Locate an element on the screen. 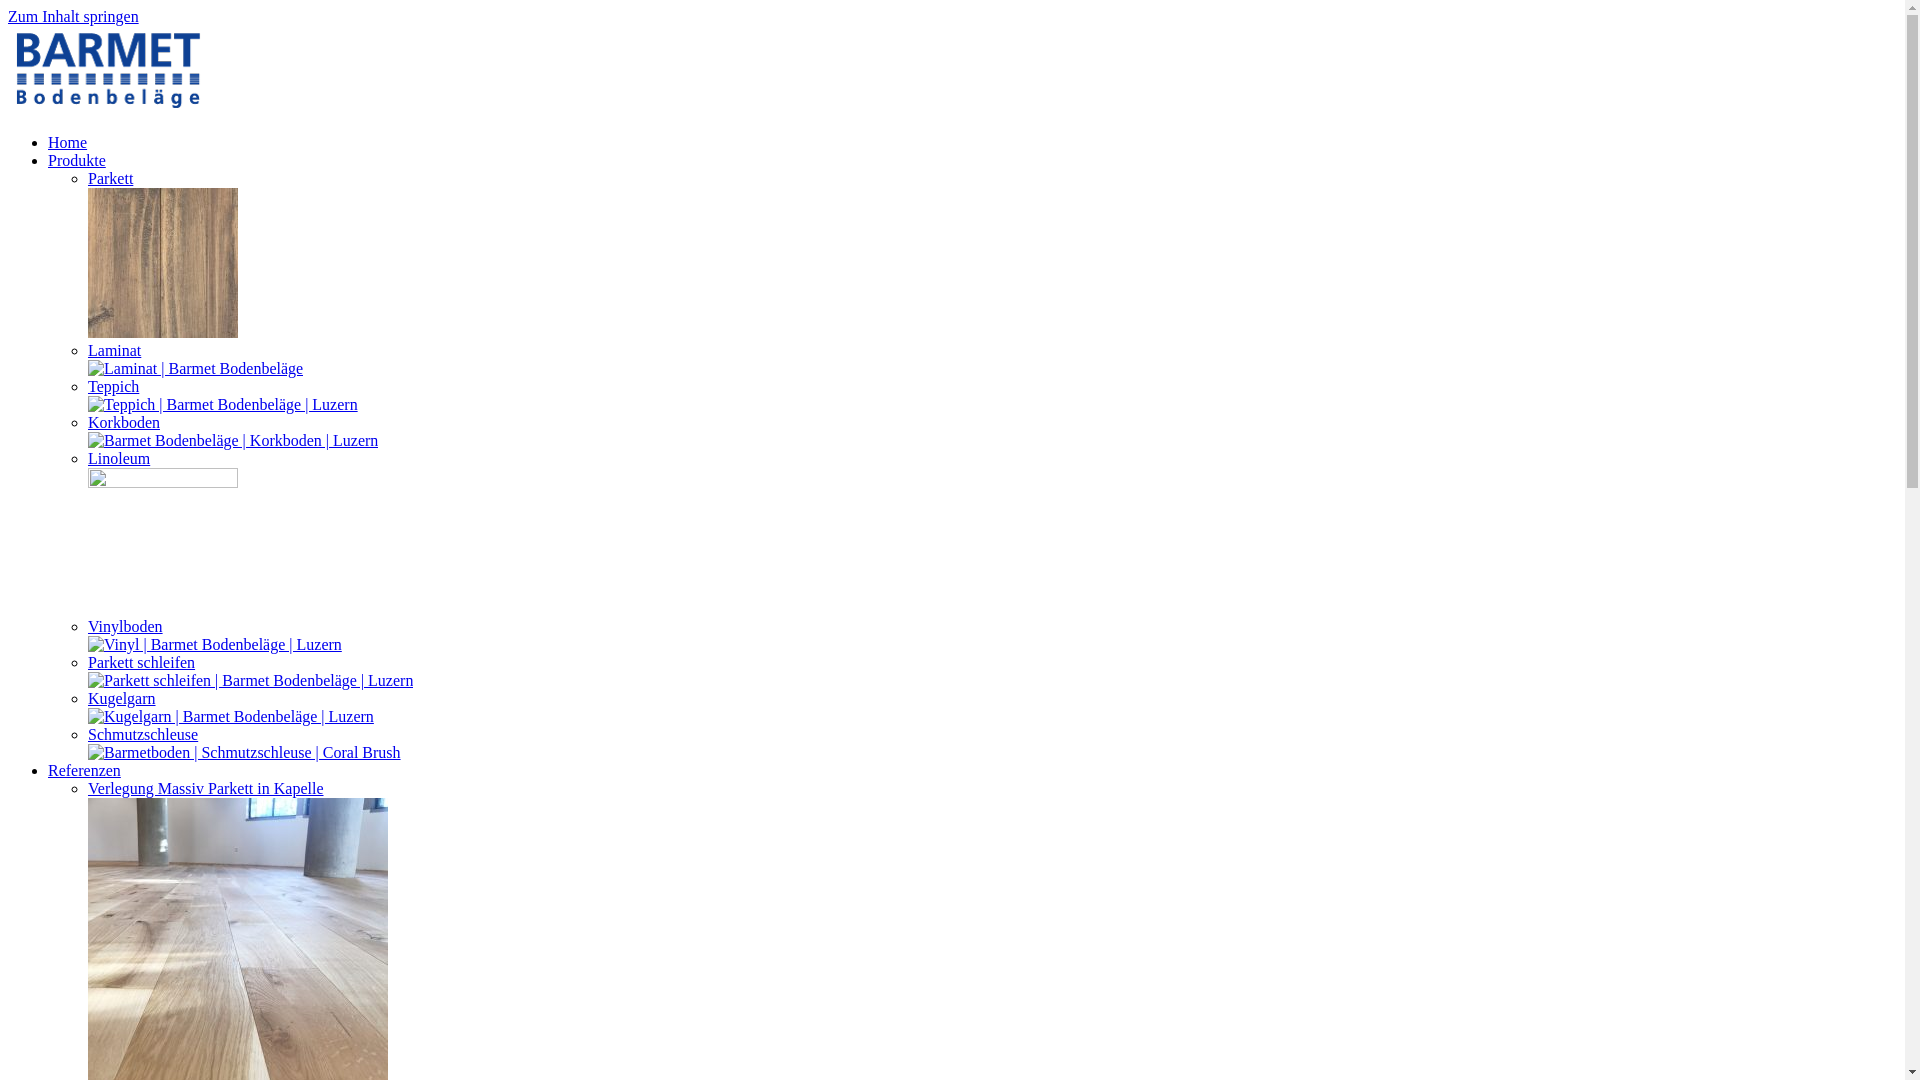 The width and height of the screenshot is (1920, 1080). 'Home' is located at coordinates (67, 141).